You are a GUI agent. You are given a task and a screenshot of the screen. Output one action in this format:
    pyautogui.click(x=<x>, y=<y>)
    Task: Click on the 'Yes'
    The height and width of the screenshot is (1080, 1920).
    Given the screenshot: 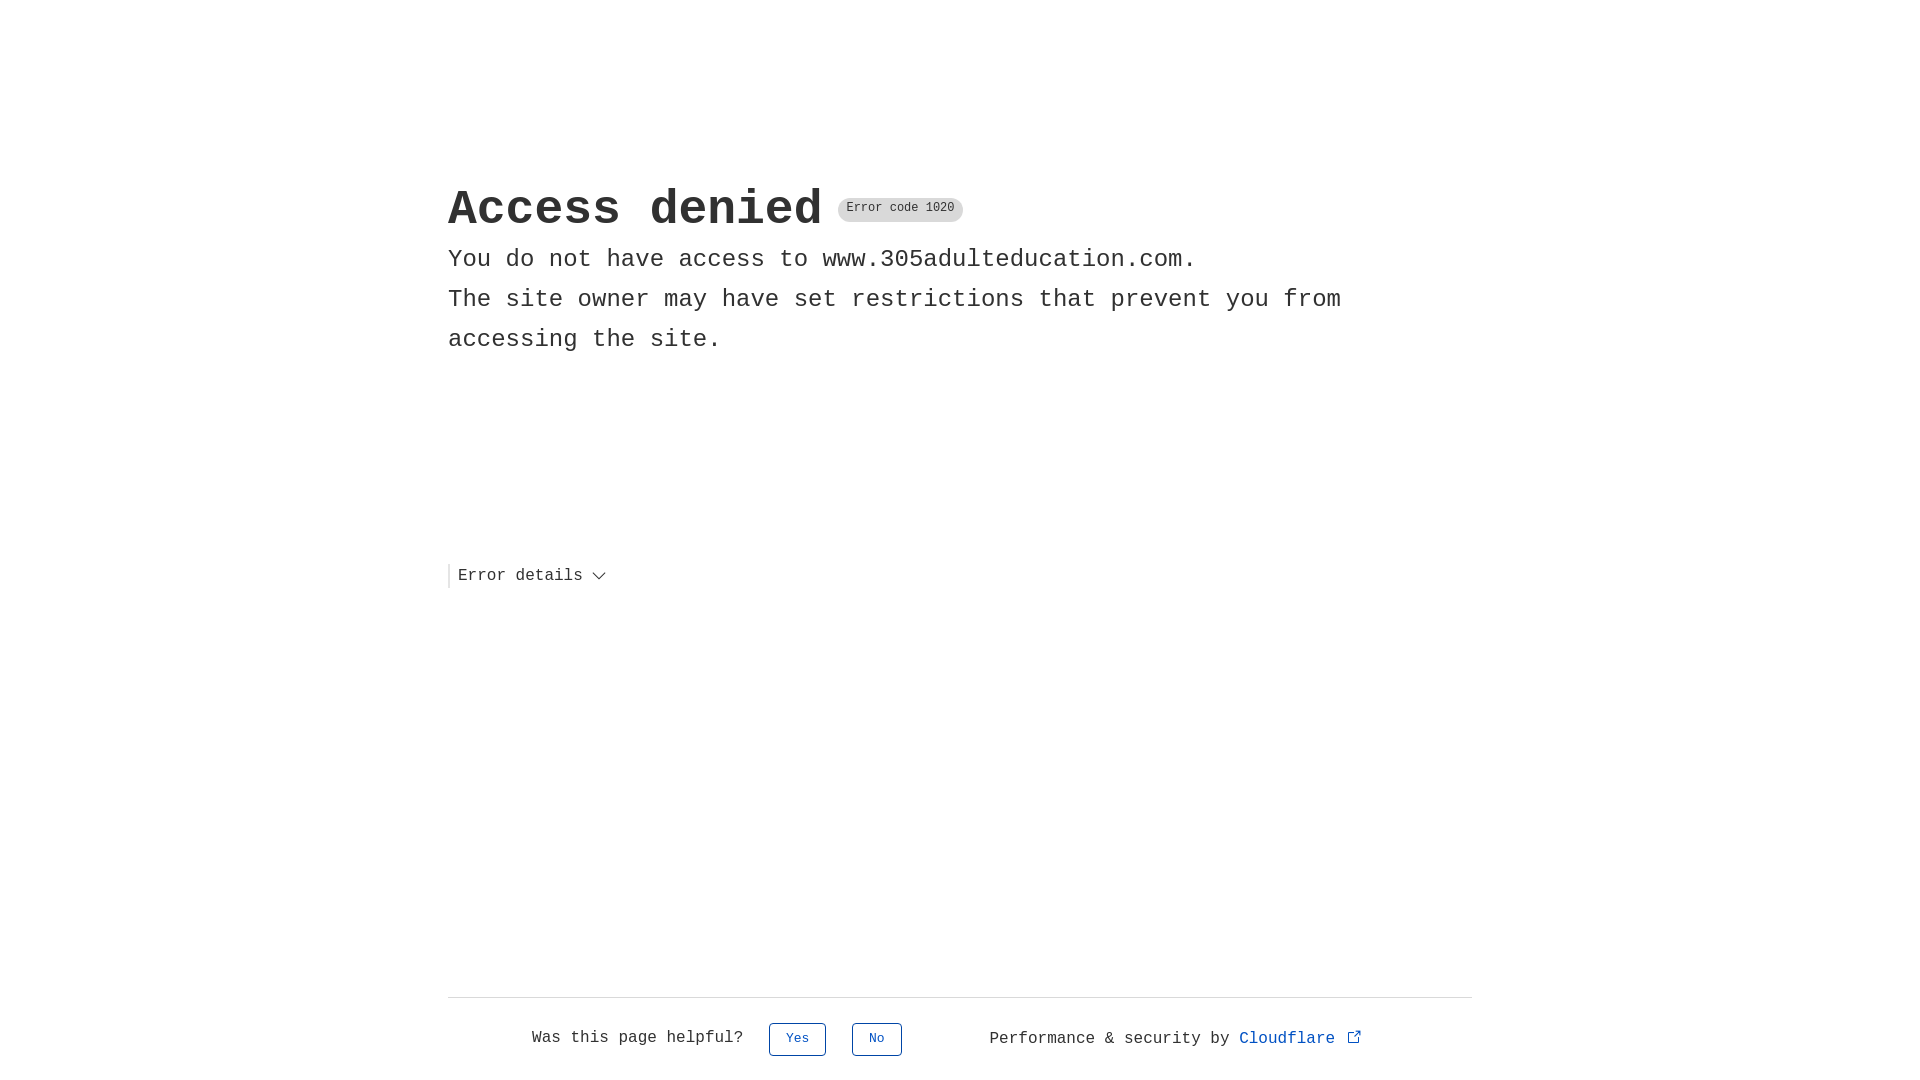 What is the action you would take?
    pyautogui.click(x=796, y=1038)
    